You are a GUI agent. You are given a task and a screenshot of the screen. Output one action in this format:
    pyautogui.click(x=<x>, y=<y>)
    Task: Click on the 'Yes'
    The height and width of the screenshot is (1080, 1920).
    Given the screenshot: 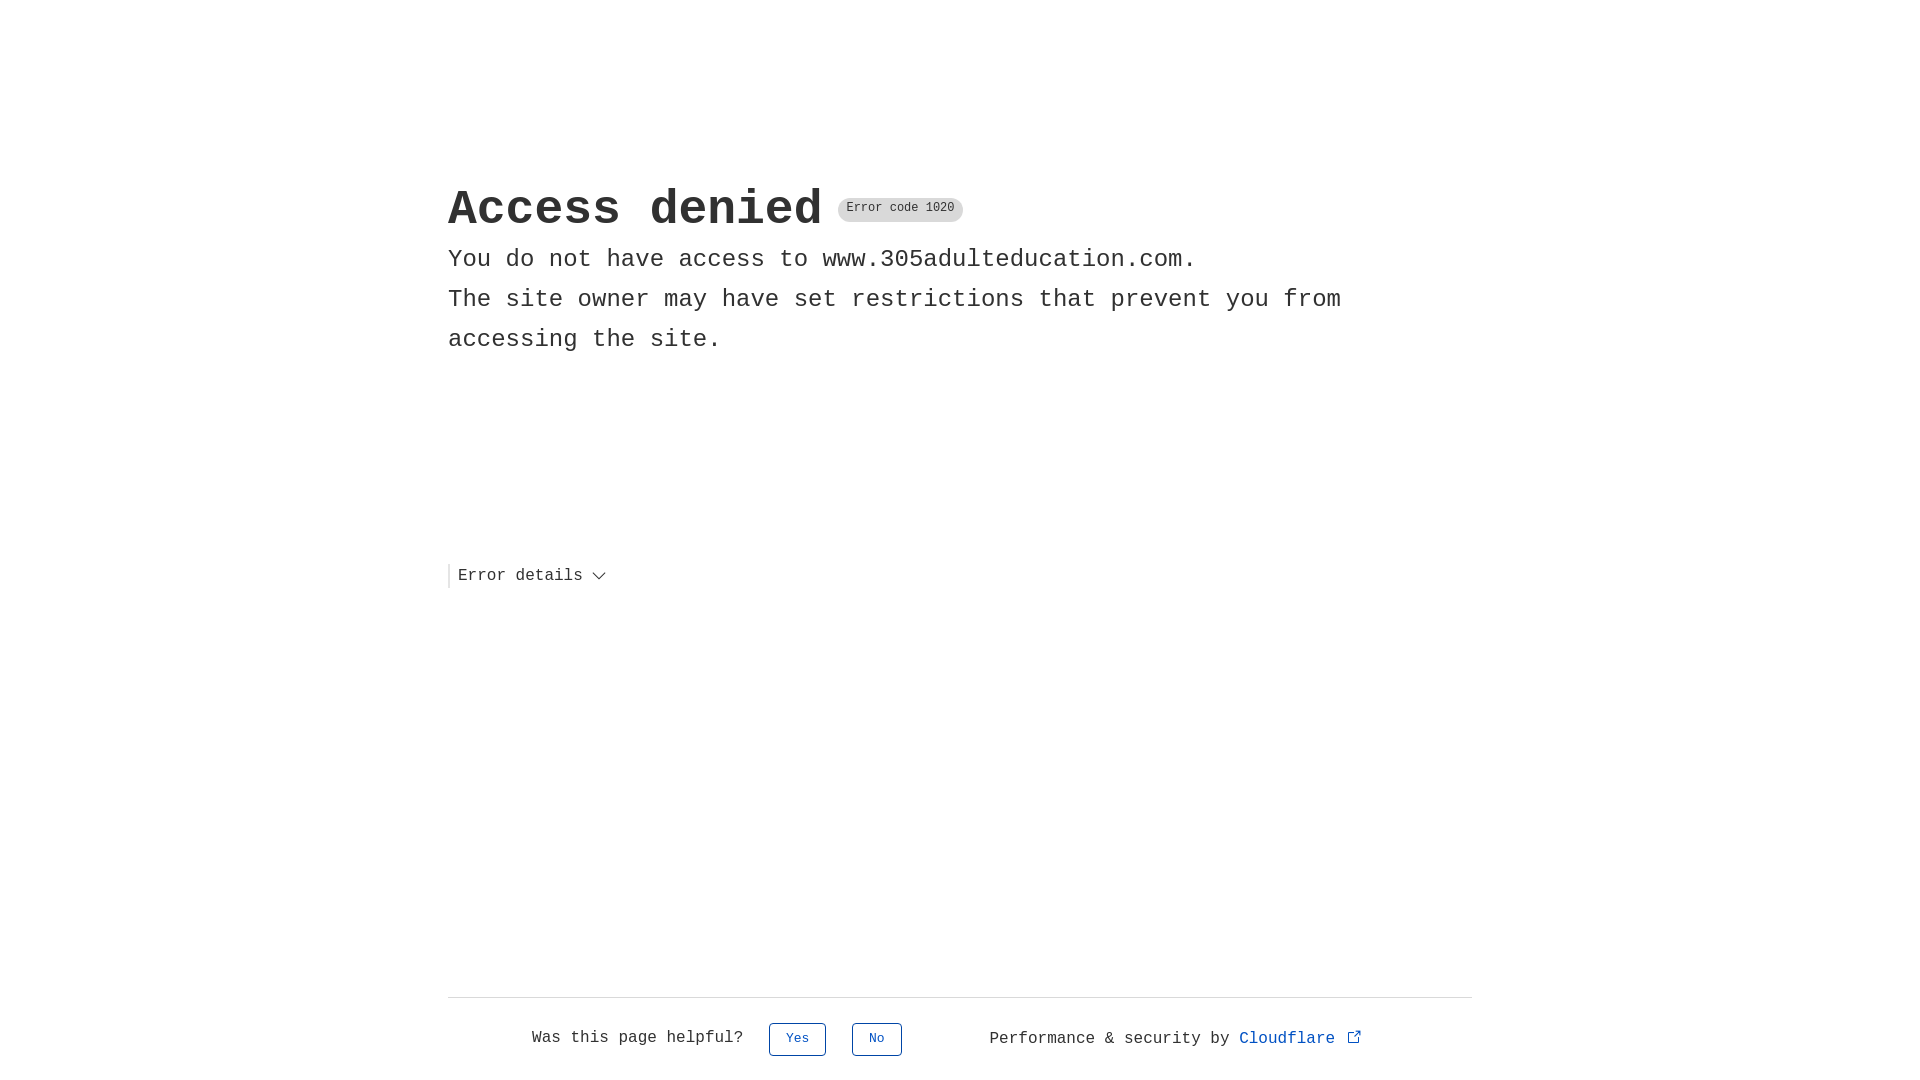 What is the action you would take?
    pyautogui.click(x=796, y=1038)
    